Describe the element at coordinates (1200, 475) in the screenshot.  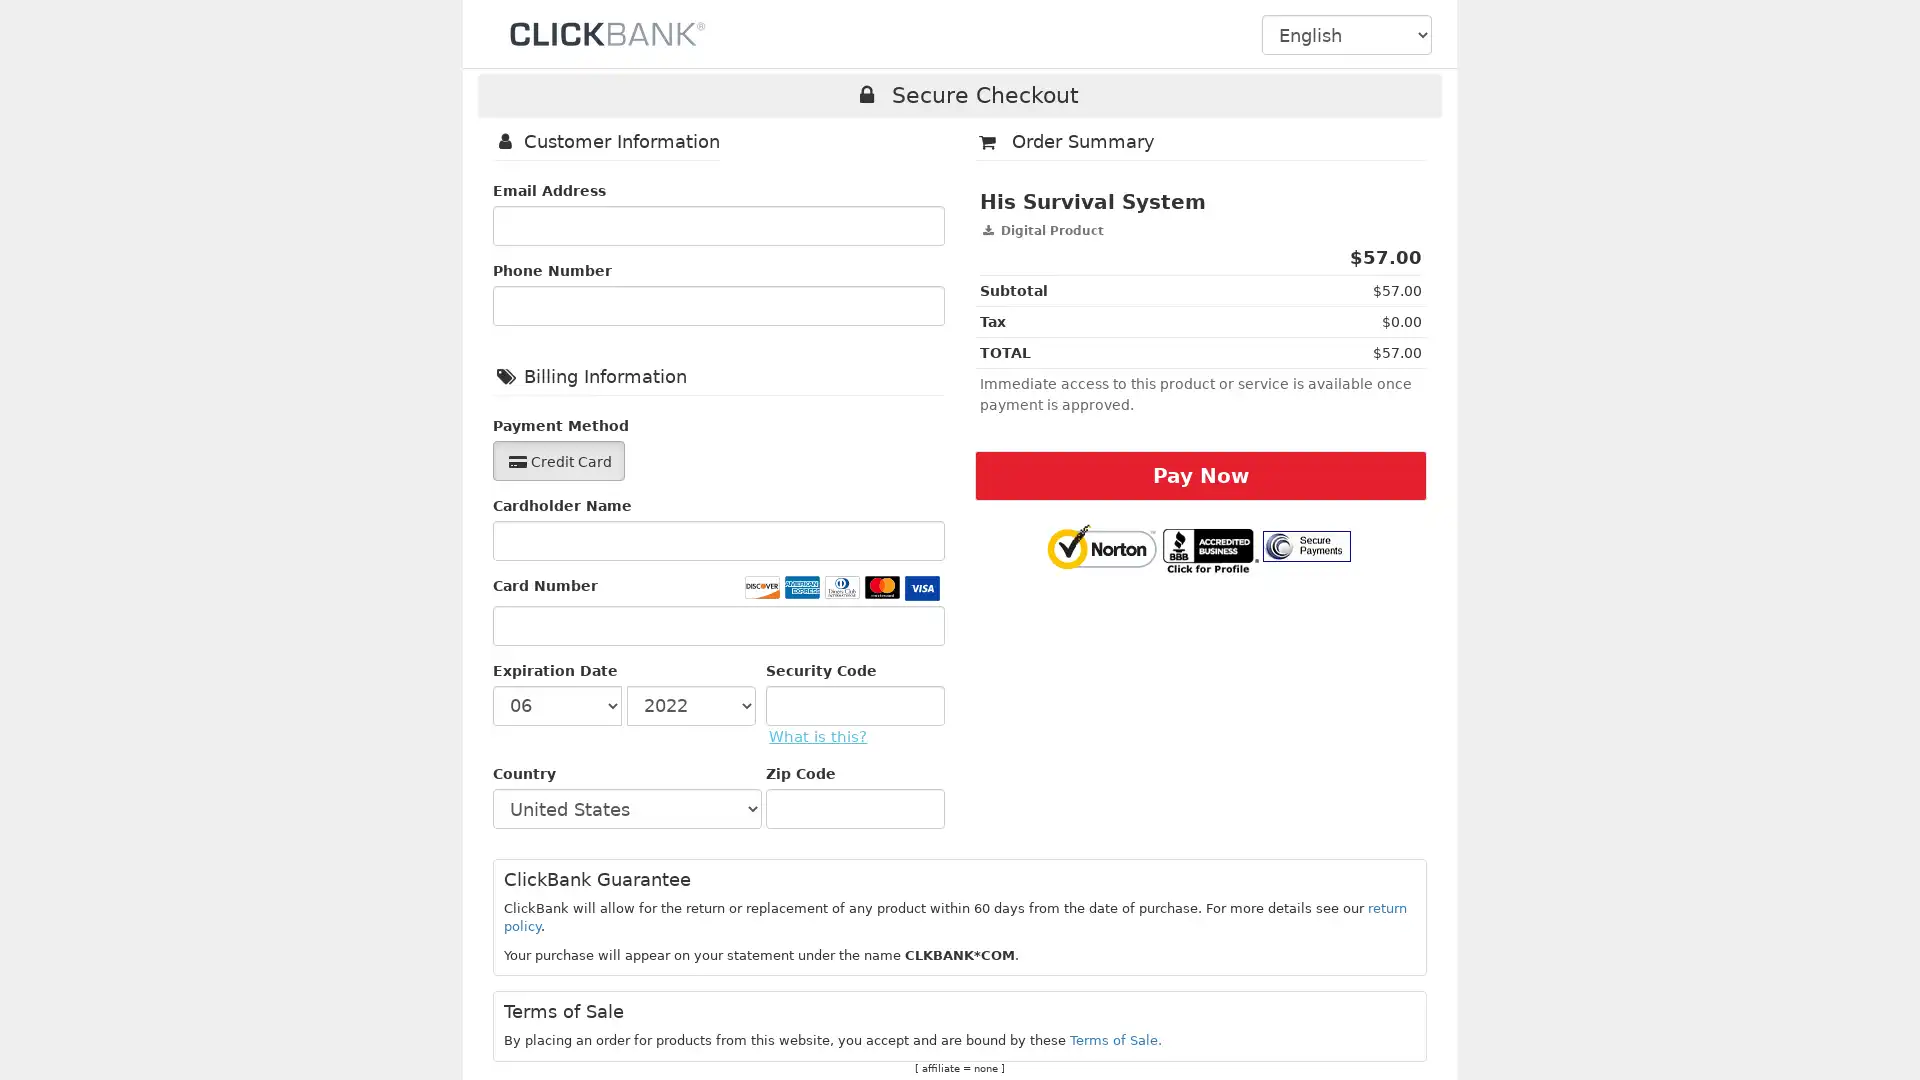
I see `Pay Now` at that location.